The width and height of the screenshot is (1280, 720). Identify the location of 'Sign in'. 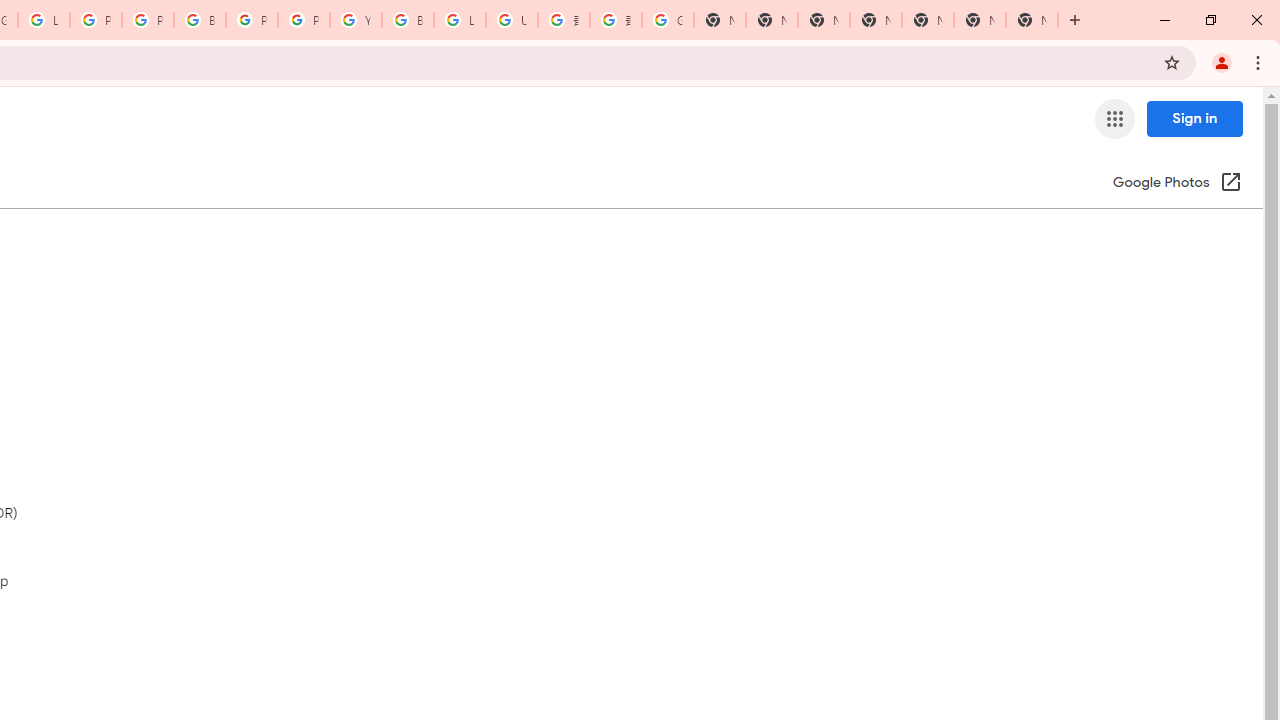
(1194, 118).